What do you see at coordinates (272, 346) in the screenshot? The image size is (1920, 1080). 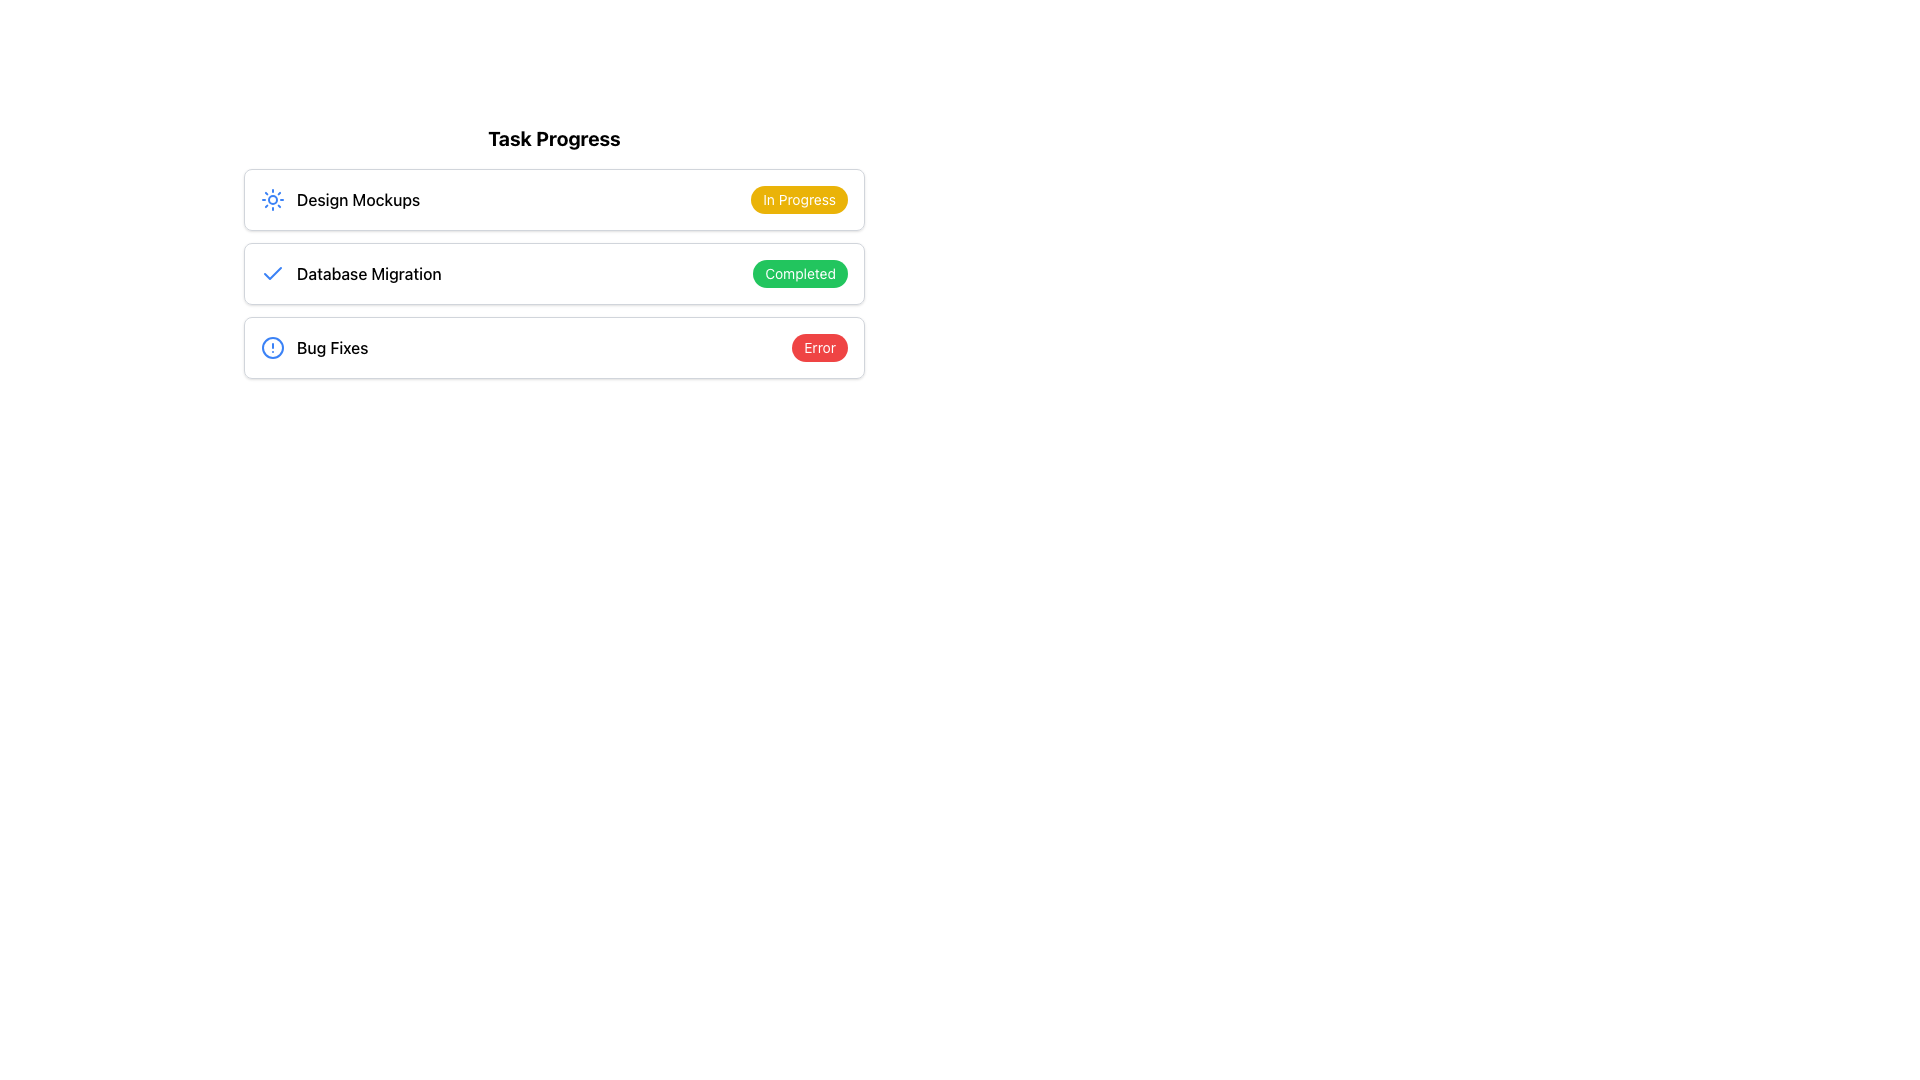 I see `the circular SVG graphic representing an error or alert icon, which is styled with a stroke and no fill, located next to the 'Bug Fixes' task label in the task list` at bounding box center [272, 346].